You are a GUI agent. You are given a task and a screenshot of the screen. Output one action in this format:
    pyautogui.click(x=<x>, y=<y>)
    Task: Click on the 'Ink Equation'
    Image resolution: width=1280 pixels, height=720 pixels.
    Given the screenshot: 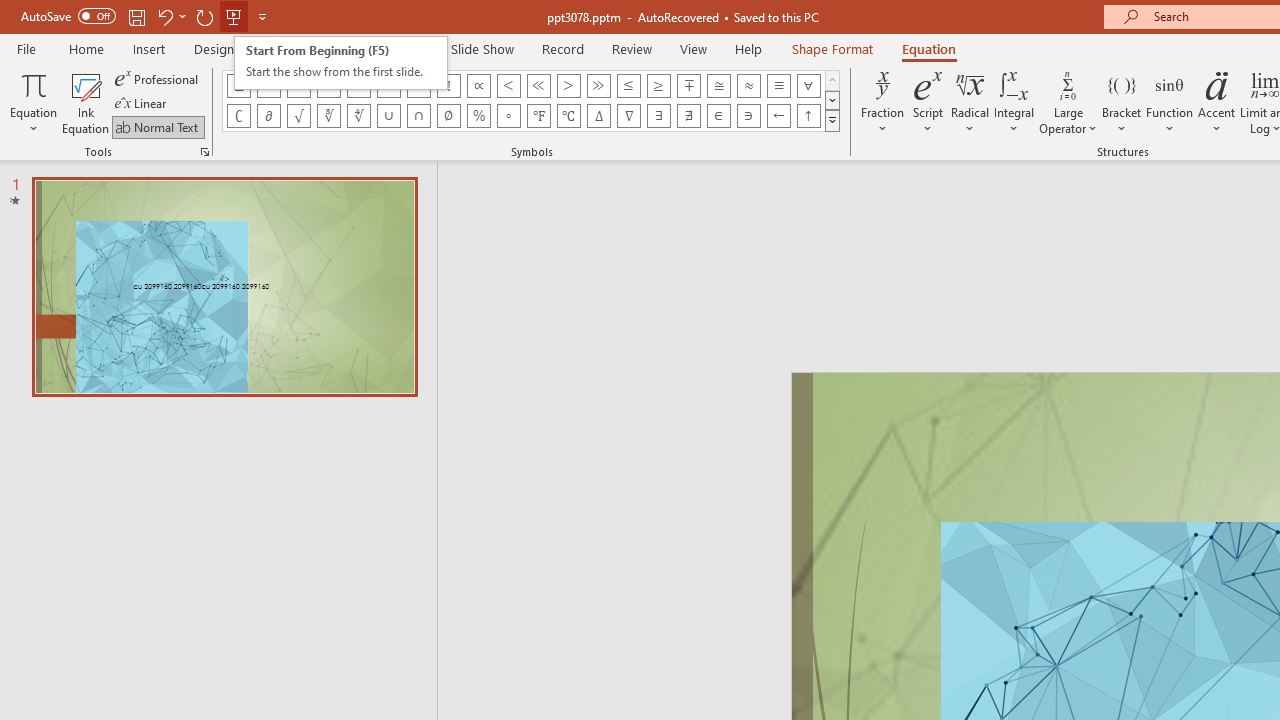 What is the action you would take?
    pyautogui.click(x=85, y=103)
    